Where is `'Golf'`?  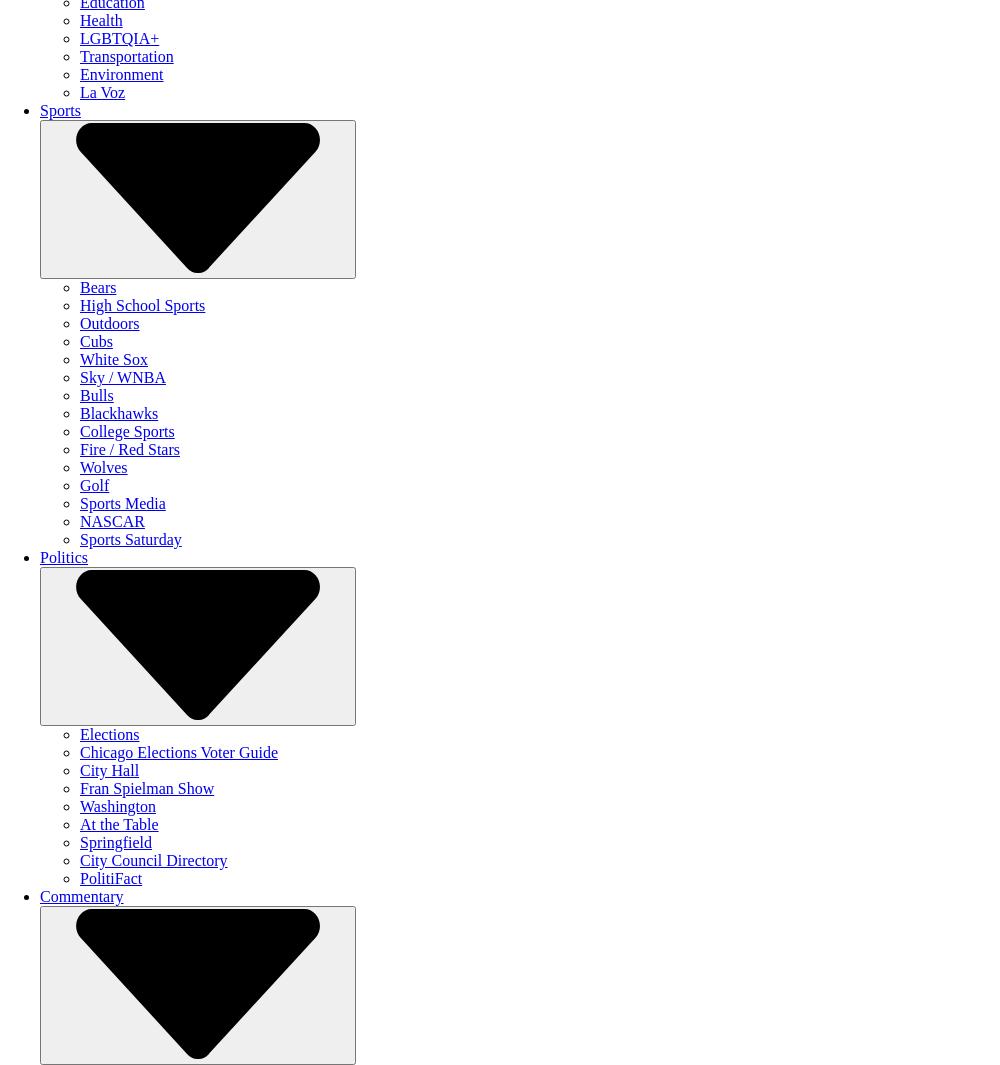 'Golf' is located at coordinates (93, 484).